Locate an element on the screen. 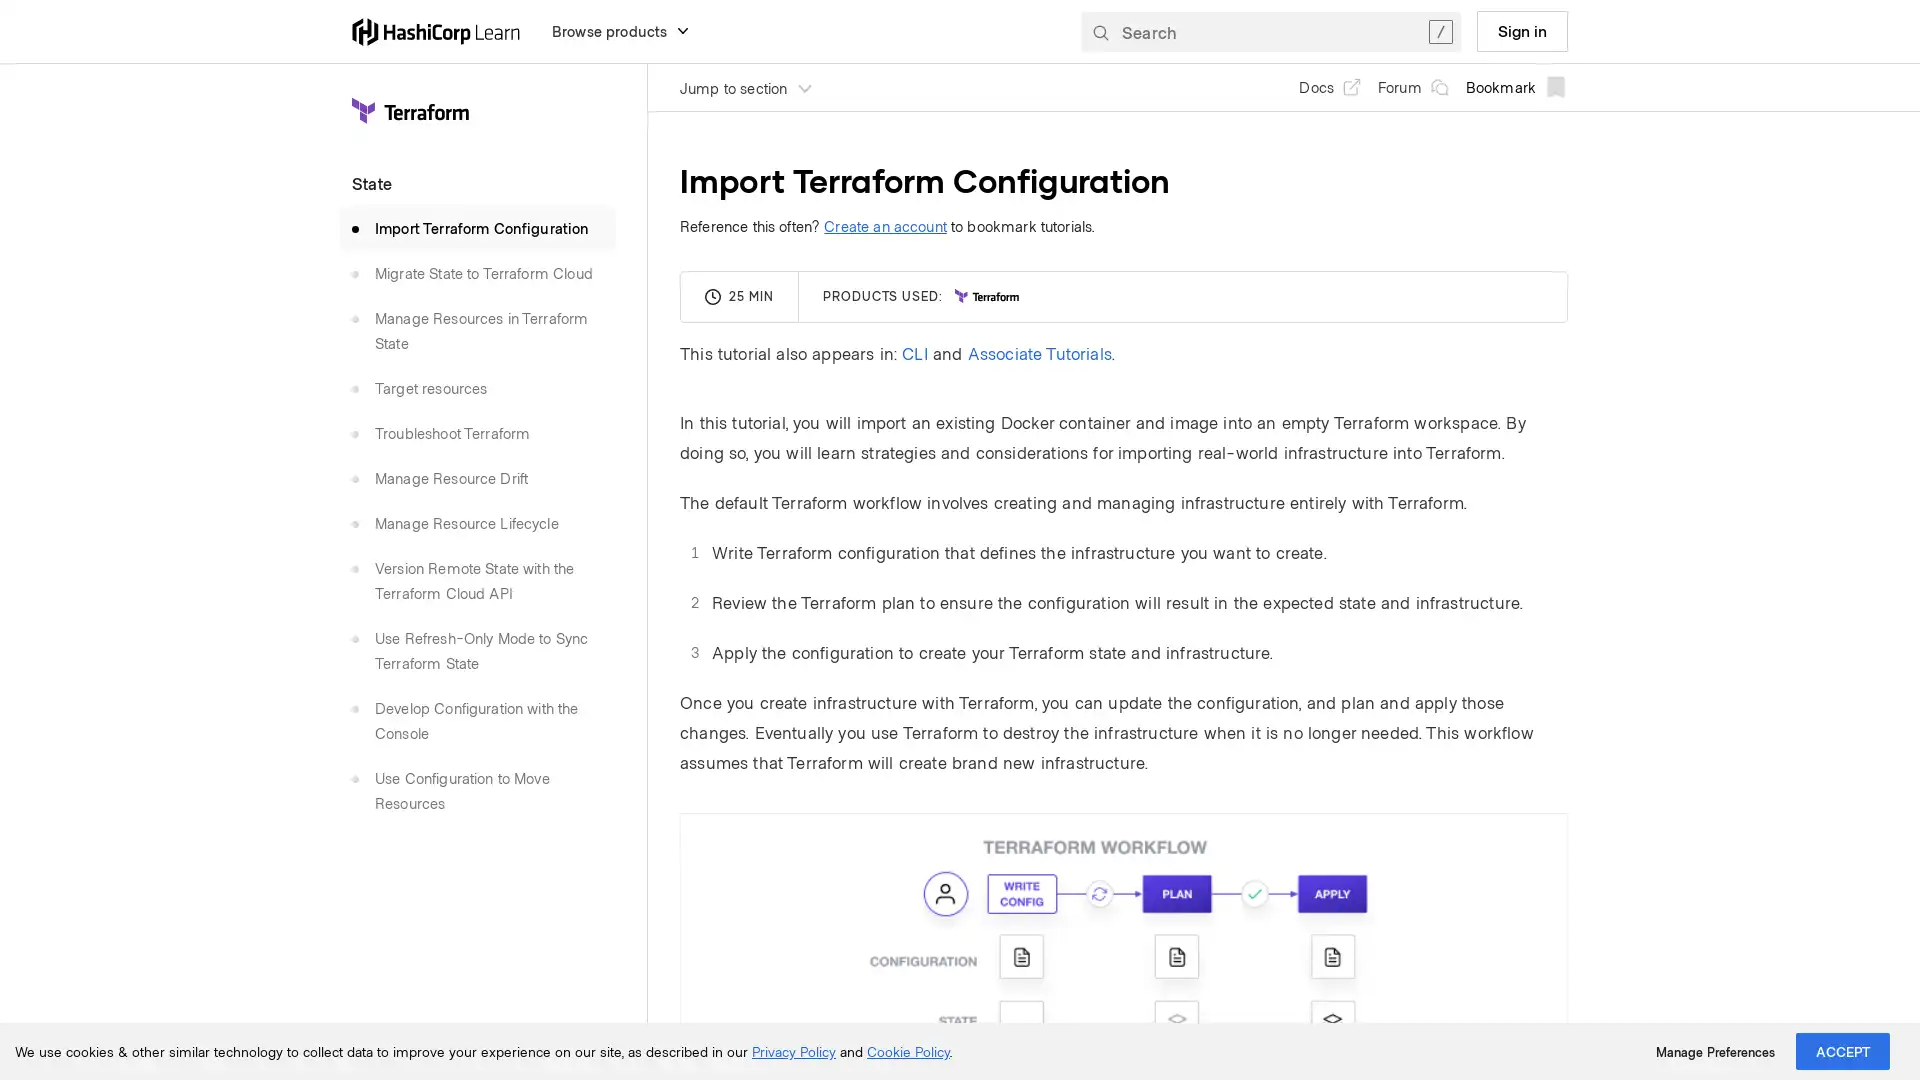 This screenshot has width=1920, height=1080. Submit your search query. is located at coordinates (1099, 30).